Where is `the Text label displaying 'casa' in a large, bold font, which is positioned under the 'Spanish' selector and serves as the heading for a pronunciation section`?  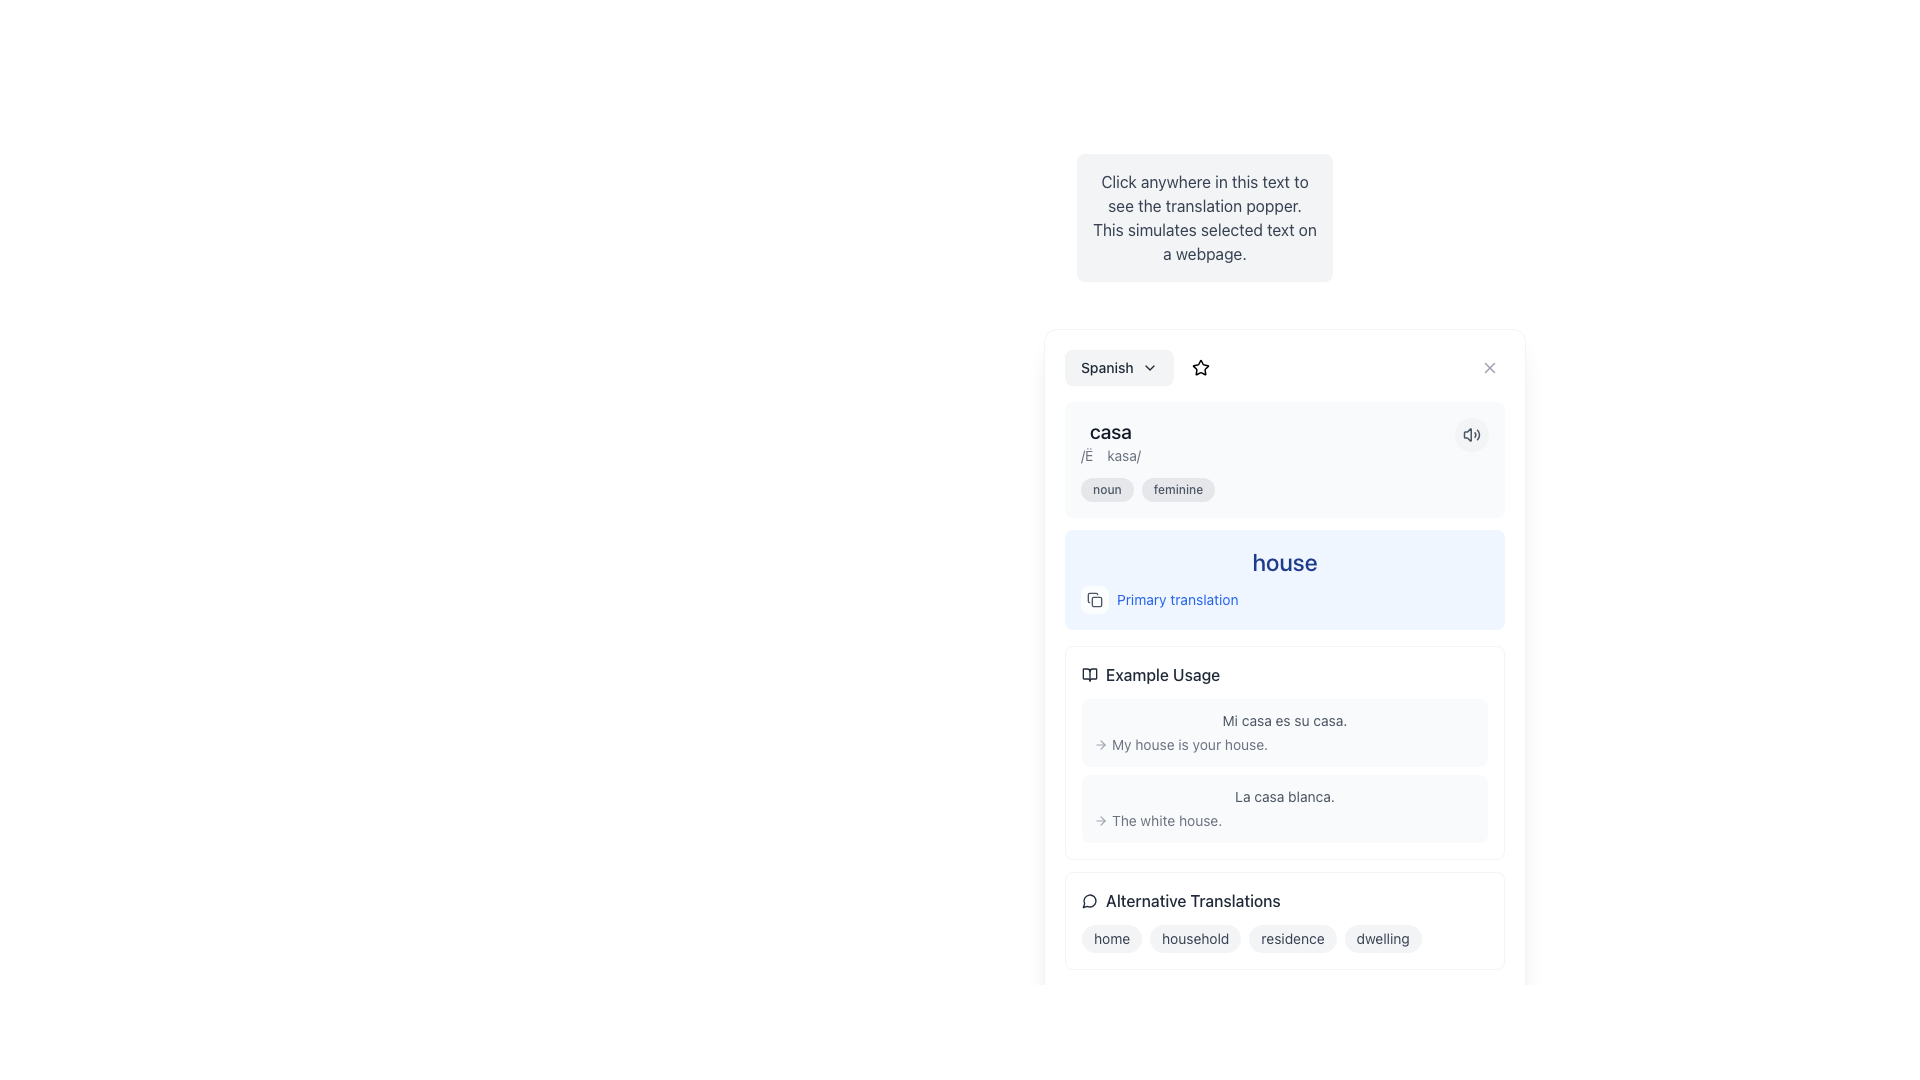
the Text label displaying 'casa' in a large, bold font, which is positioned under the 'Spanish' selector and serves as the heading for a pronunciation section is located at coordinates (1109, 431).